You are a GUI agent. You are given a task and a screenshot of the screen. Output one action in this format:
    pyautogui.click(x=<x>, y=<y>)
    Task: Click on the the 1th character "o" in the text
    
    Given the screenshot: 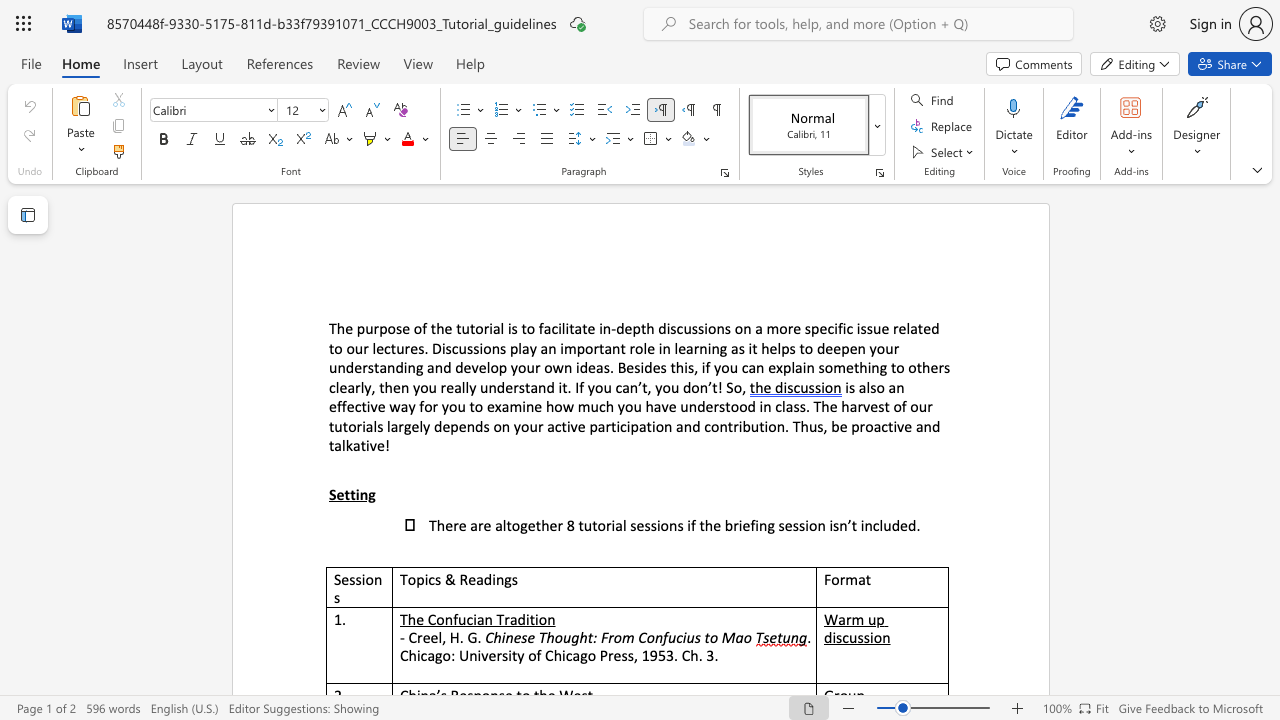 What is the action you would take?
    pyautogui.click(x=391, y=327)
    